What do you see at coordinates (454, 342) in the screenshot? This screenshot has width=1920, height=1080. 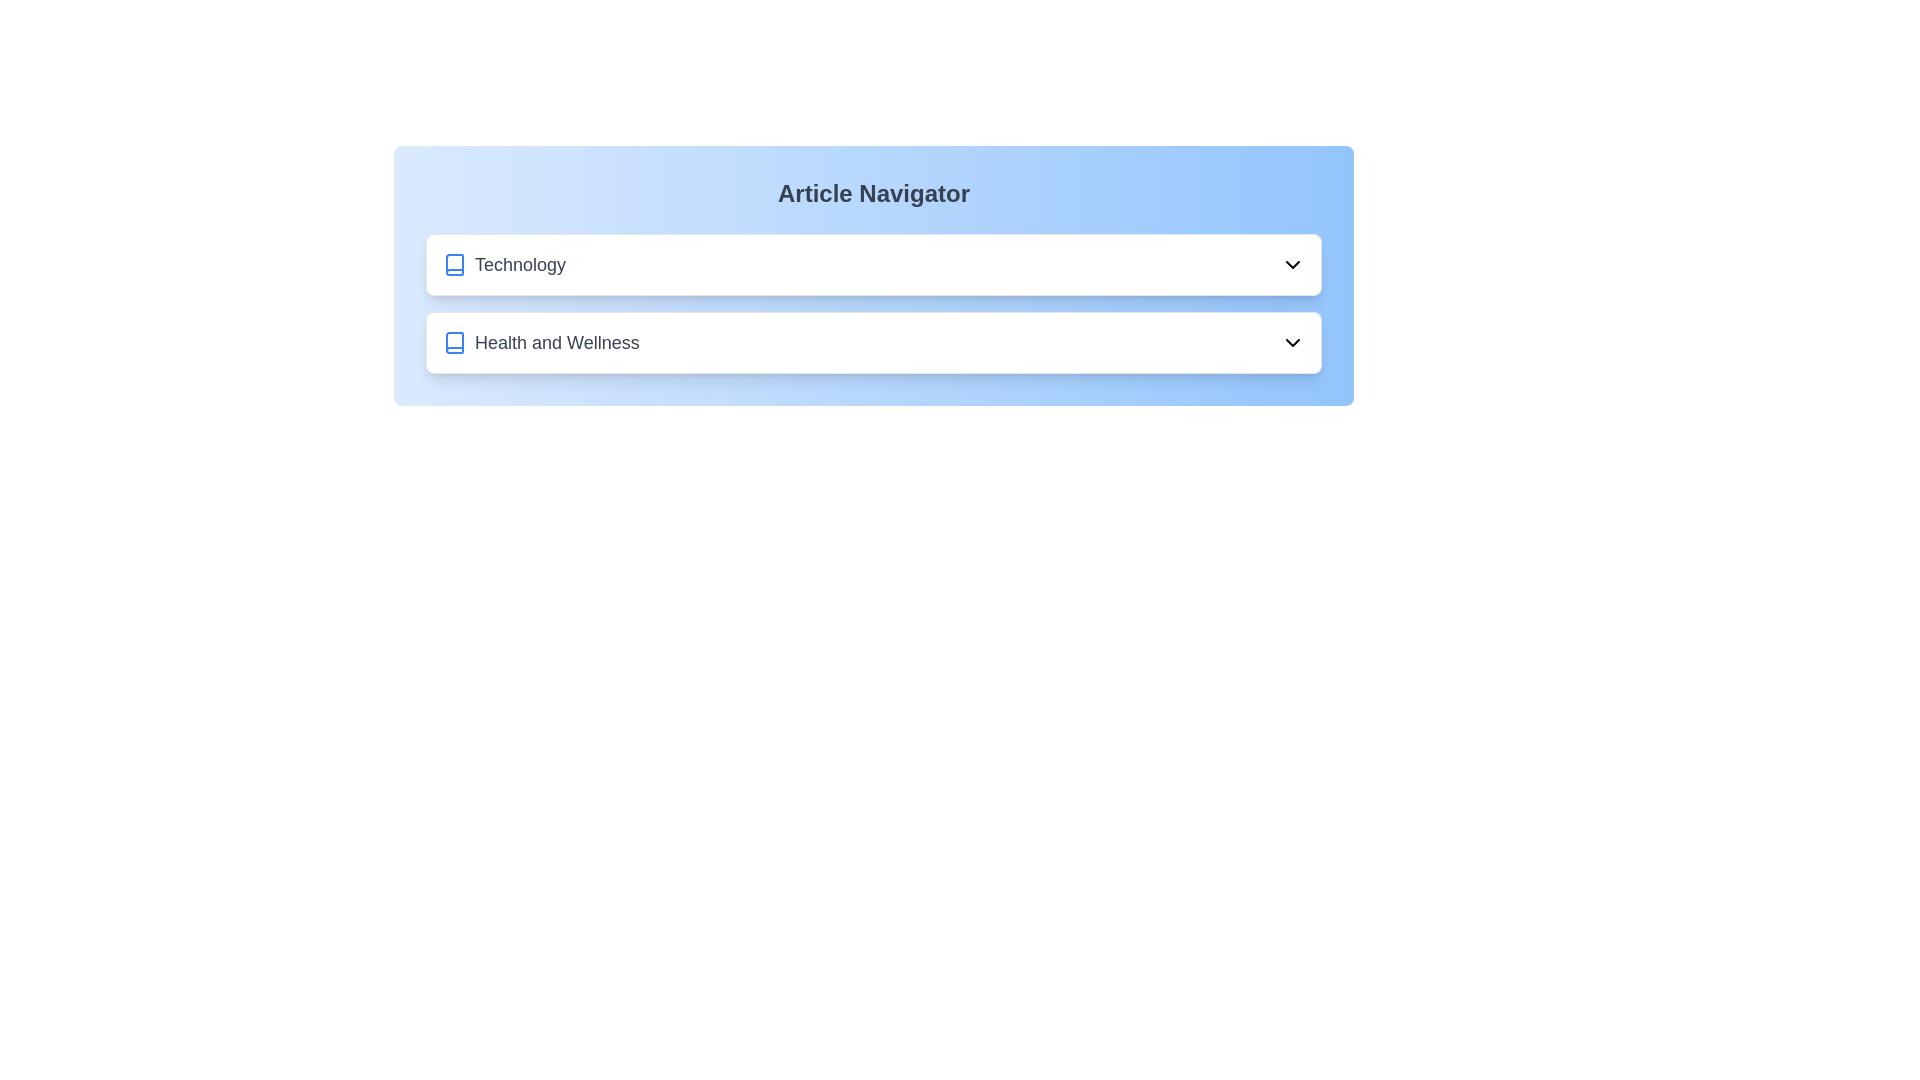 I see `the 'Health and Wellness' icon located in the second row of the Article Navigator, which visually represents the Health and Wellness feature` at bounding box center [454, 342].